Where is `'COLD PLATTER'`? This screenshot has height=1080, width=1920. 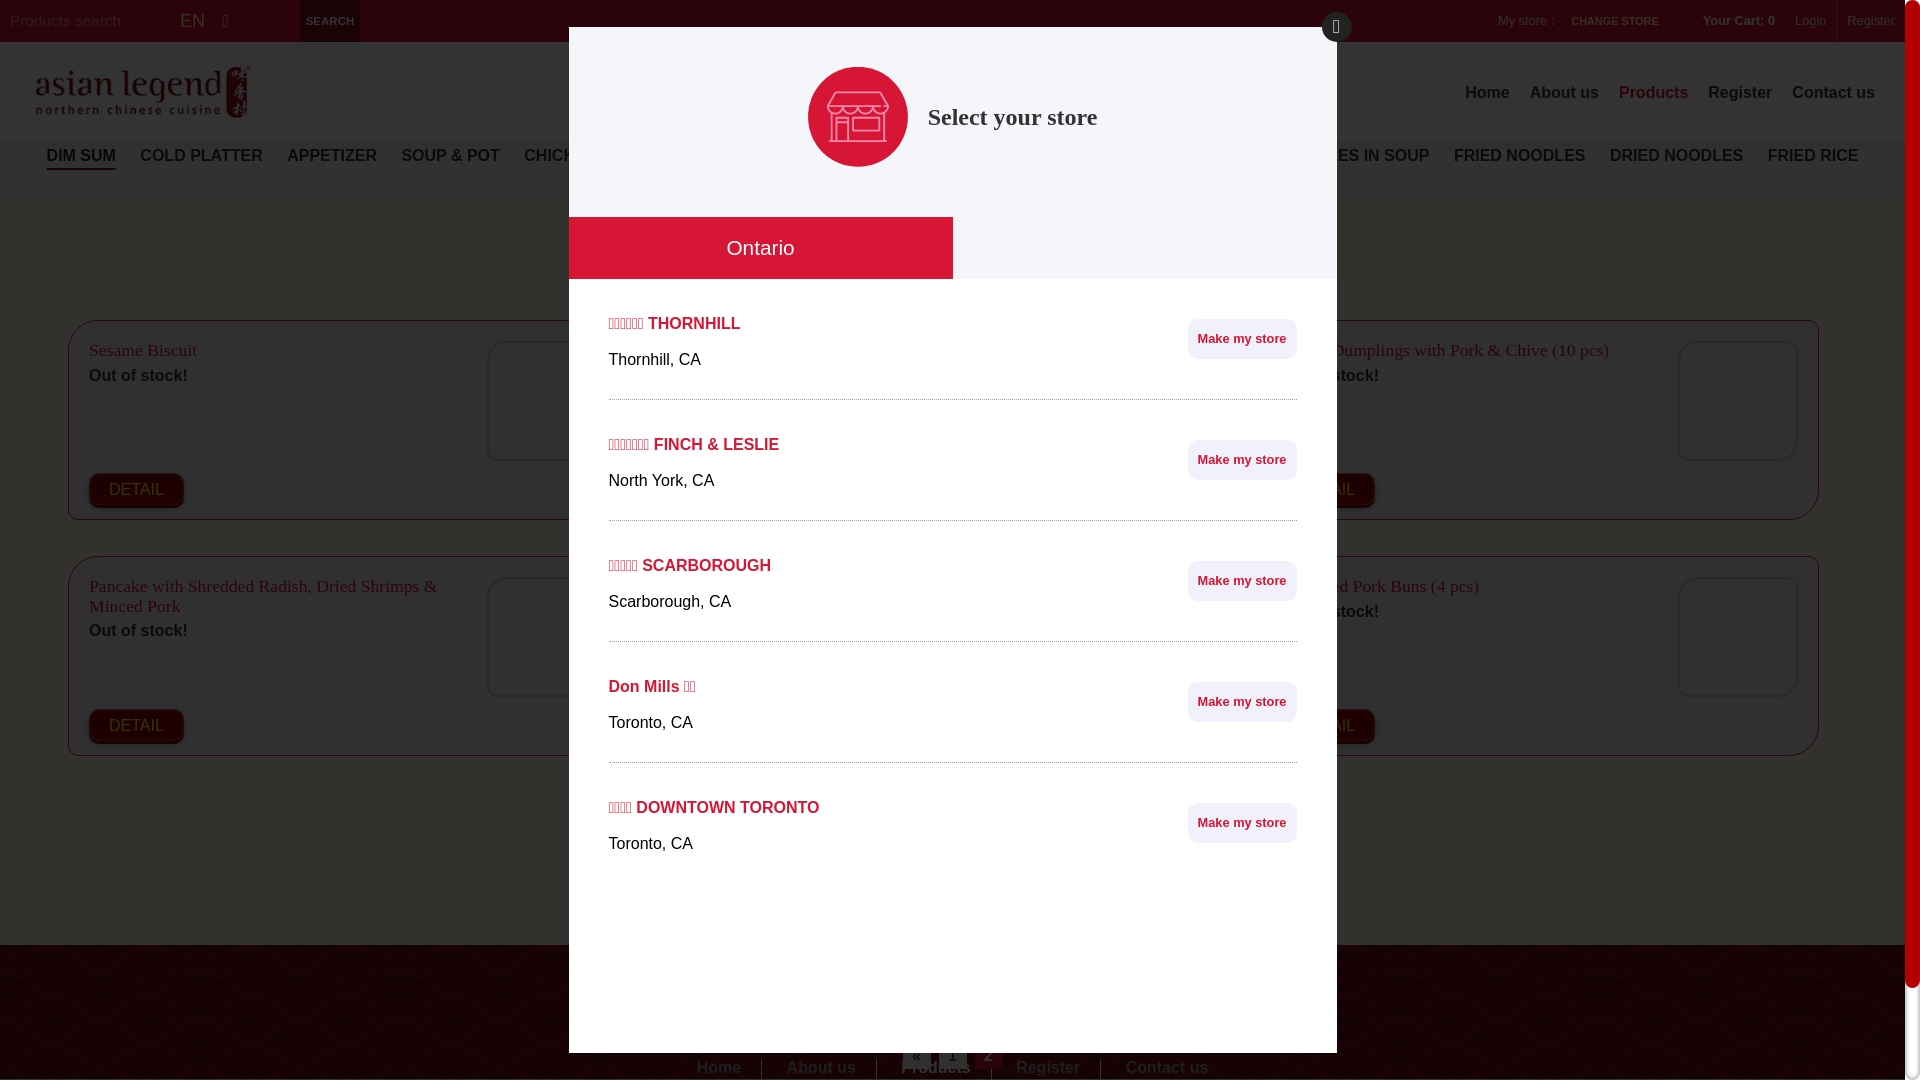 'COLD PLATTER' is located at coordinates (138, 154).